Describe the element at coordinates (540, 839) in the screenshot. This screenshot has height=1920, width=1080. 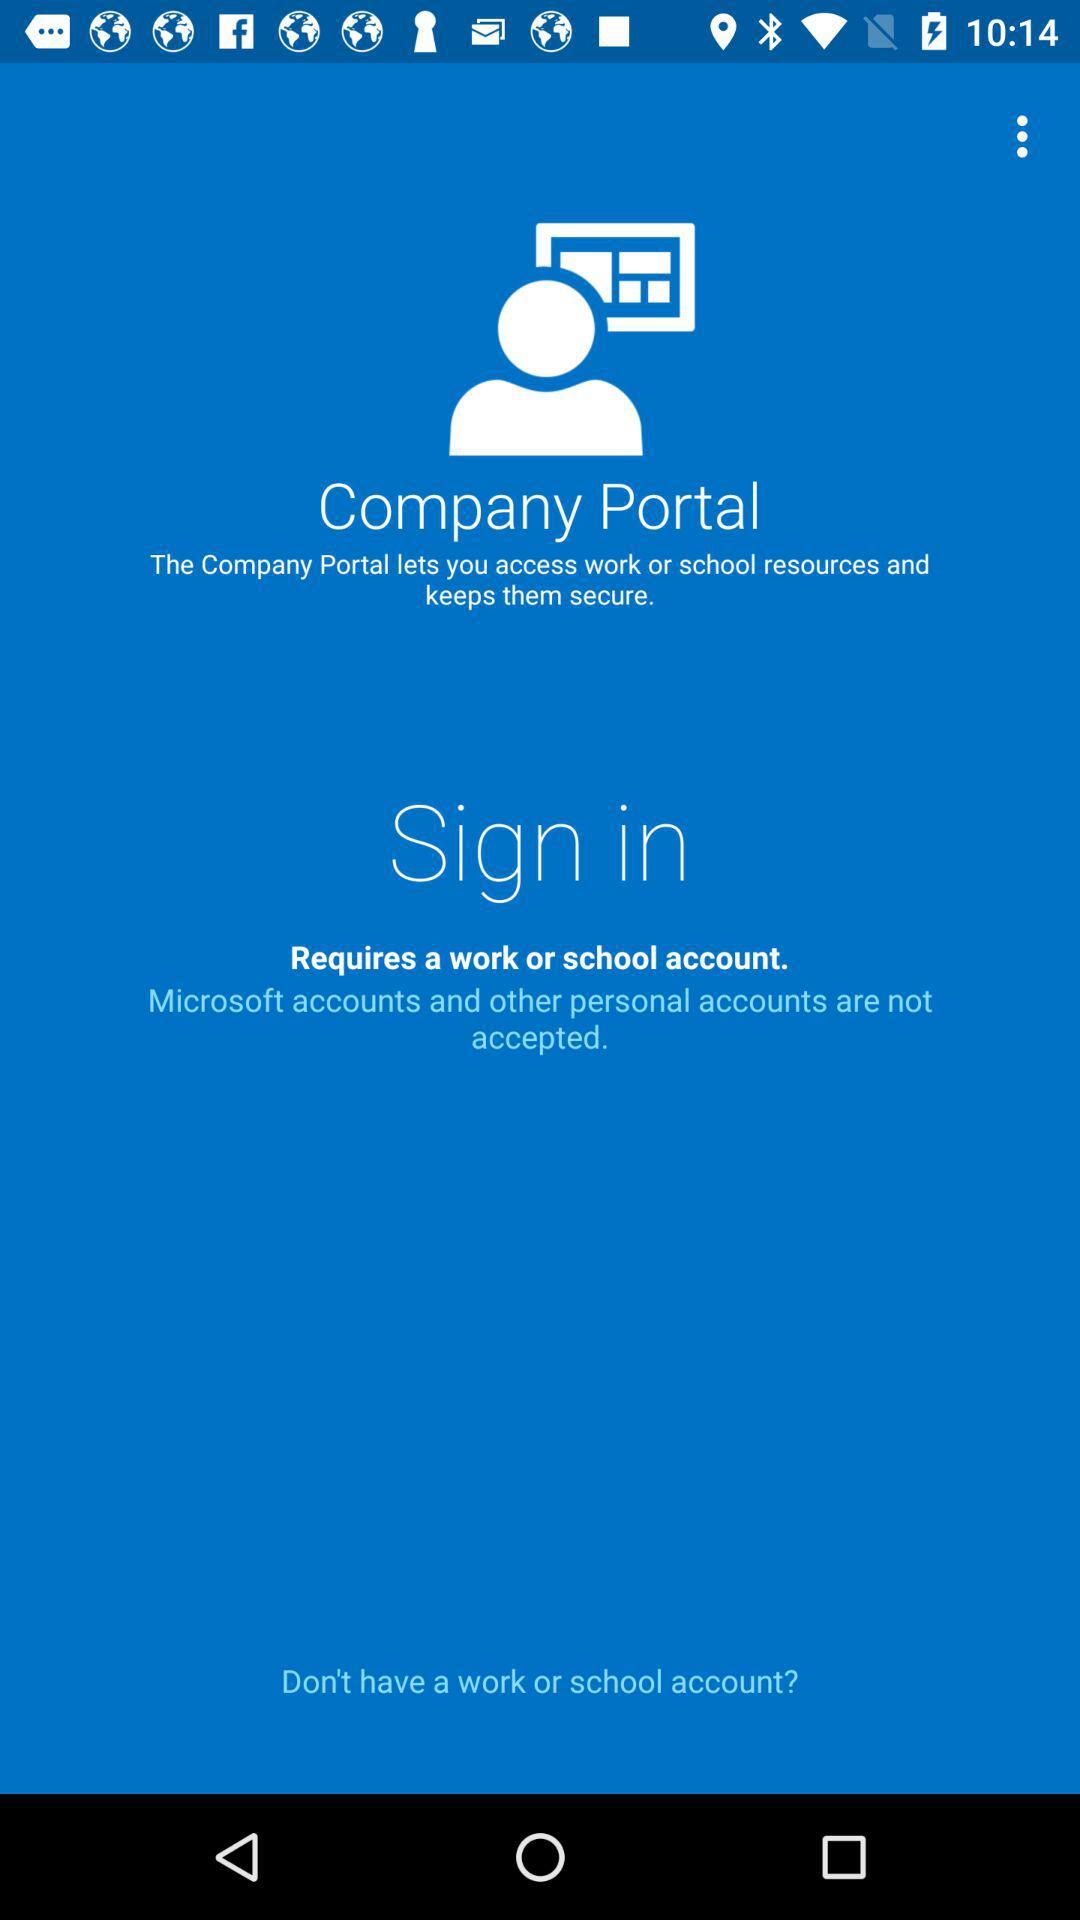
I see `icon below the company portal icon` at that location.